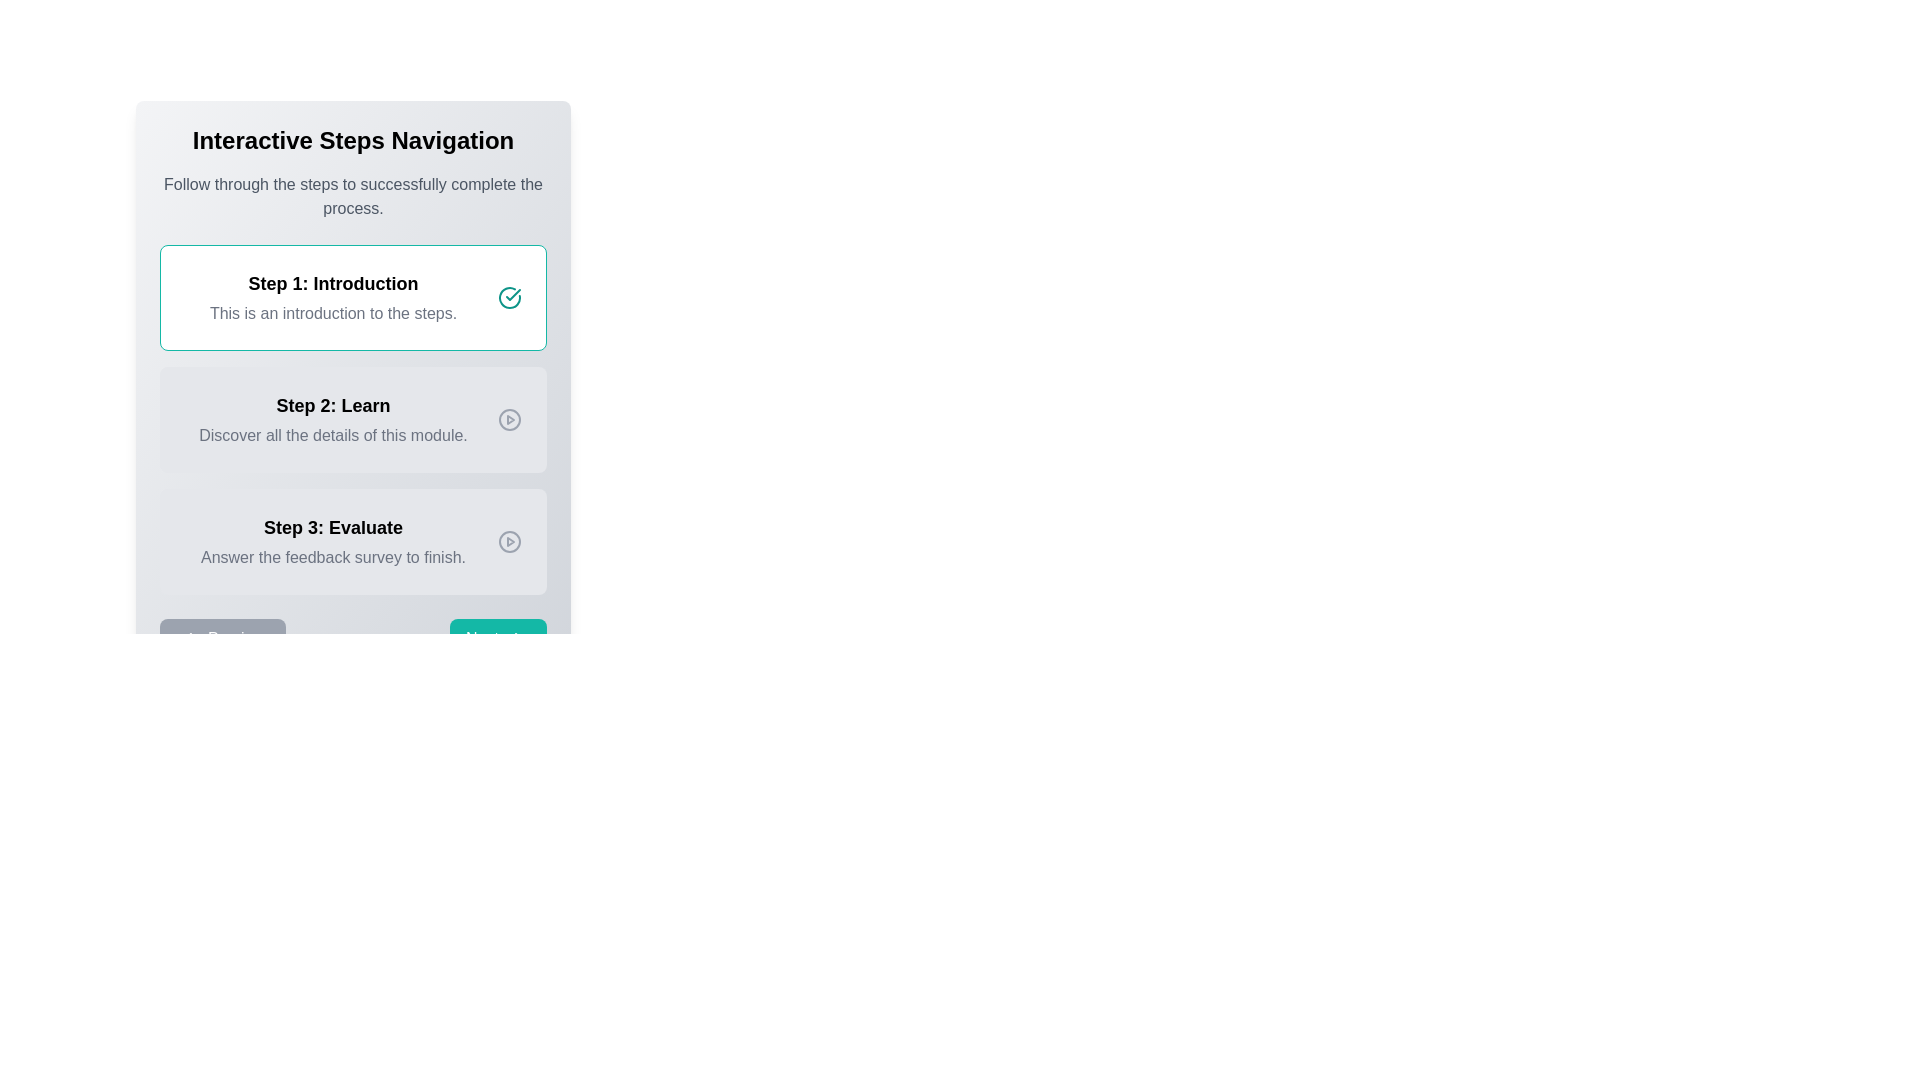 This screenshot has width=1920, height=1080. I want to click on the visual state of the circular teal icon with a checkmark inside, located in the upper right corner of the box labeled 'Step 1: Introduction', so click(509, 297).